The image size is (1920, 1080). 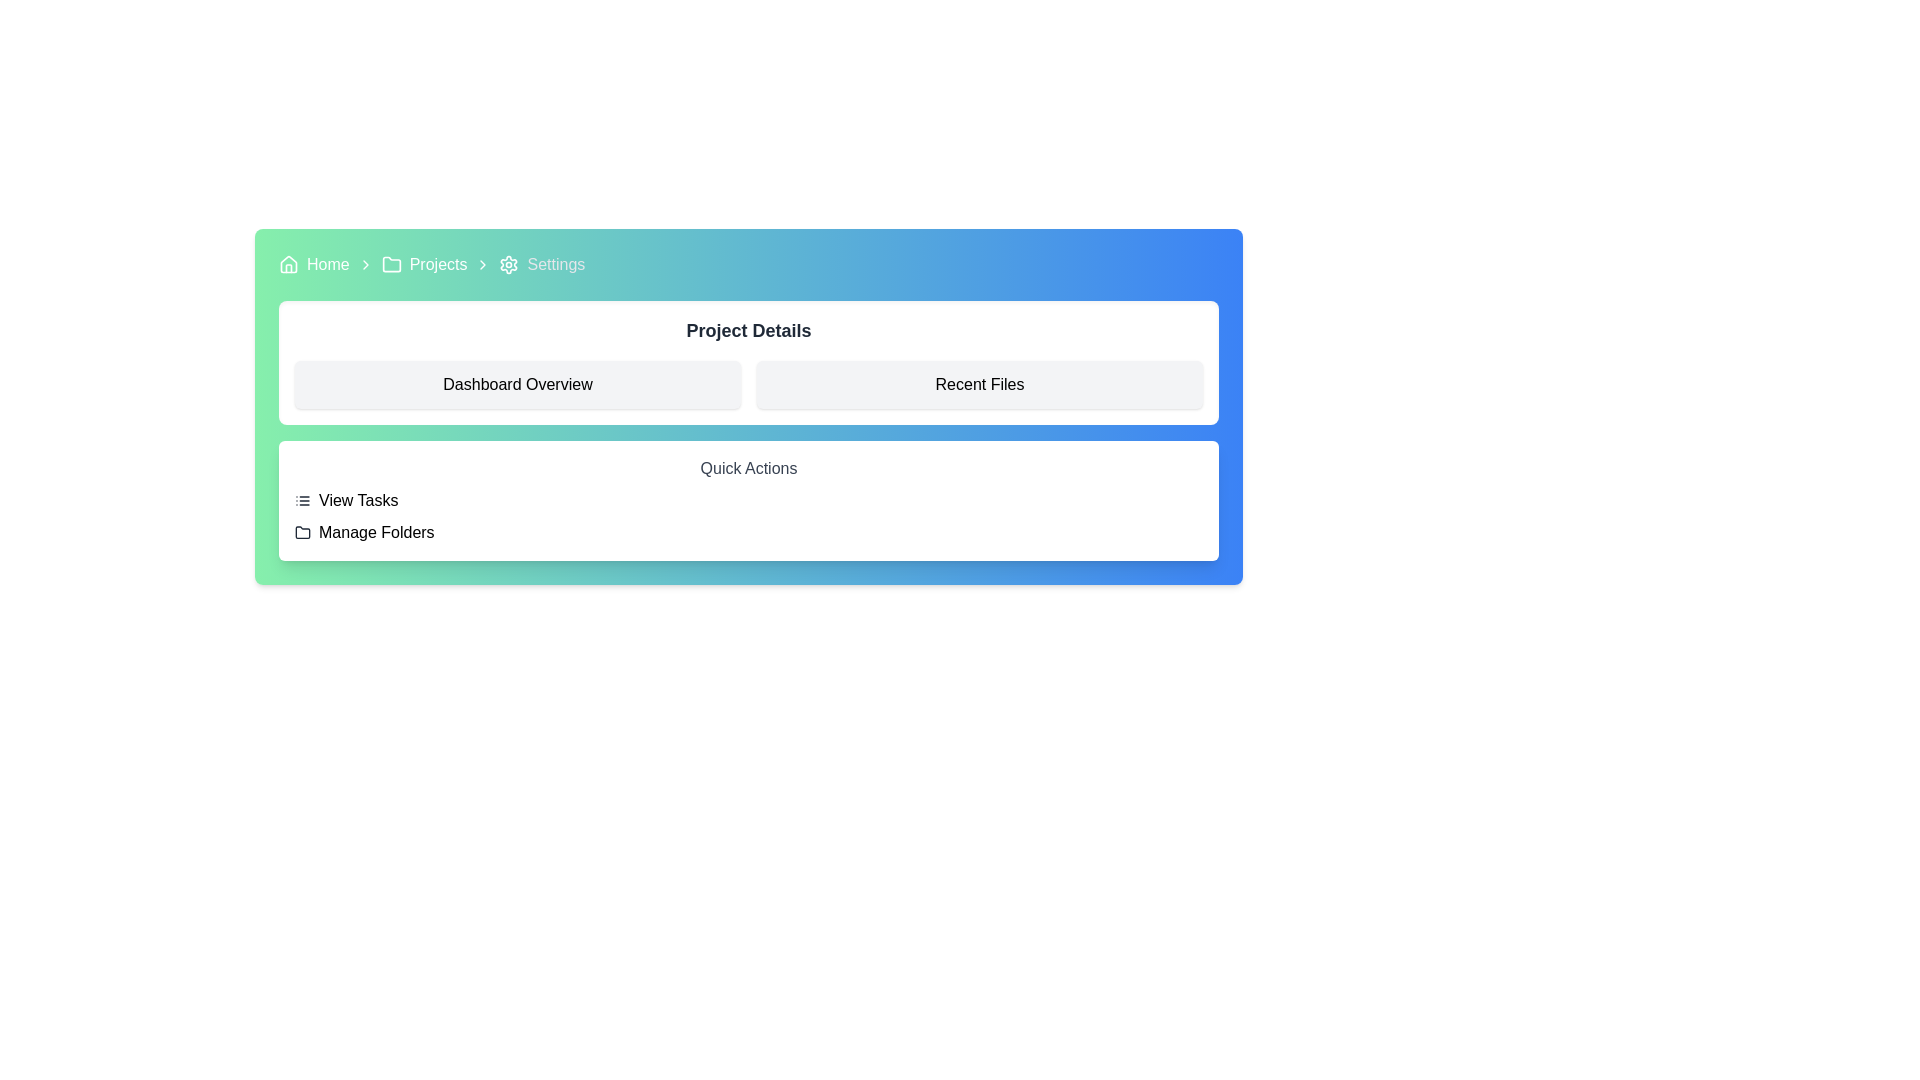 What do you see at coordinates (301, 500) in the screenshot?
I see `the icon resembling a bullet-point list, which is located to the immediate left of the text 'View Tasks' in the 'Quick Actions' area` at bounding box center [301, 500].